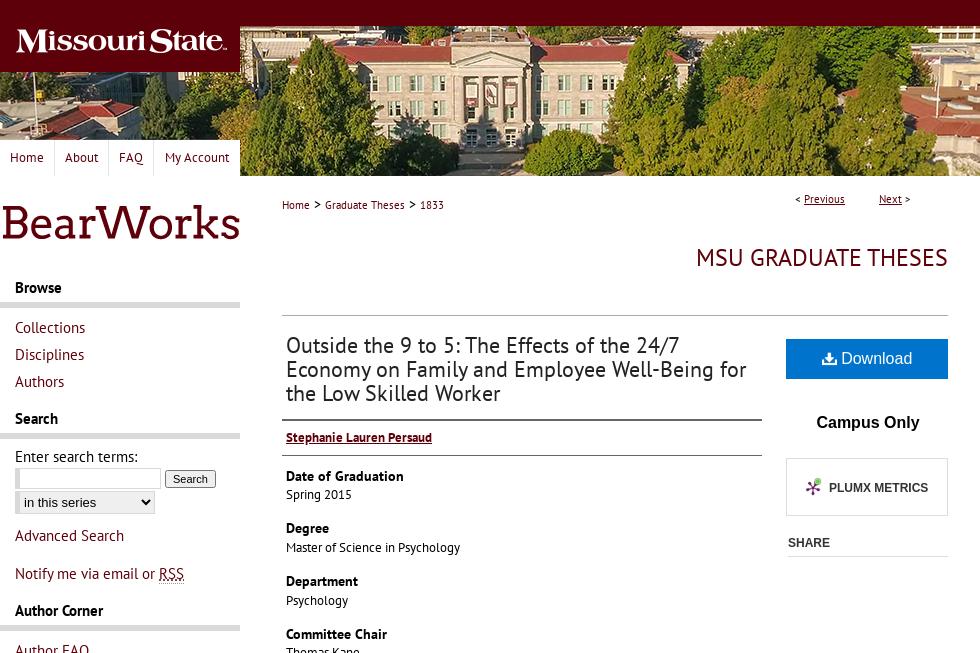  What do you see at coordinates (36, 418) in the screenshot?
I see `'Search'` at bounding box center [36, 418].